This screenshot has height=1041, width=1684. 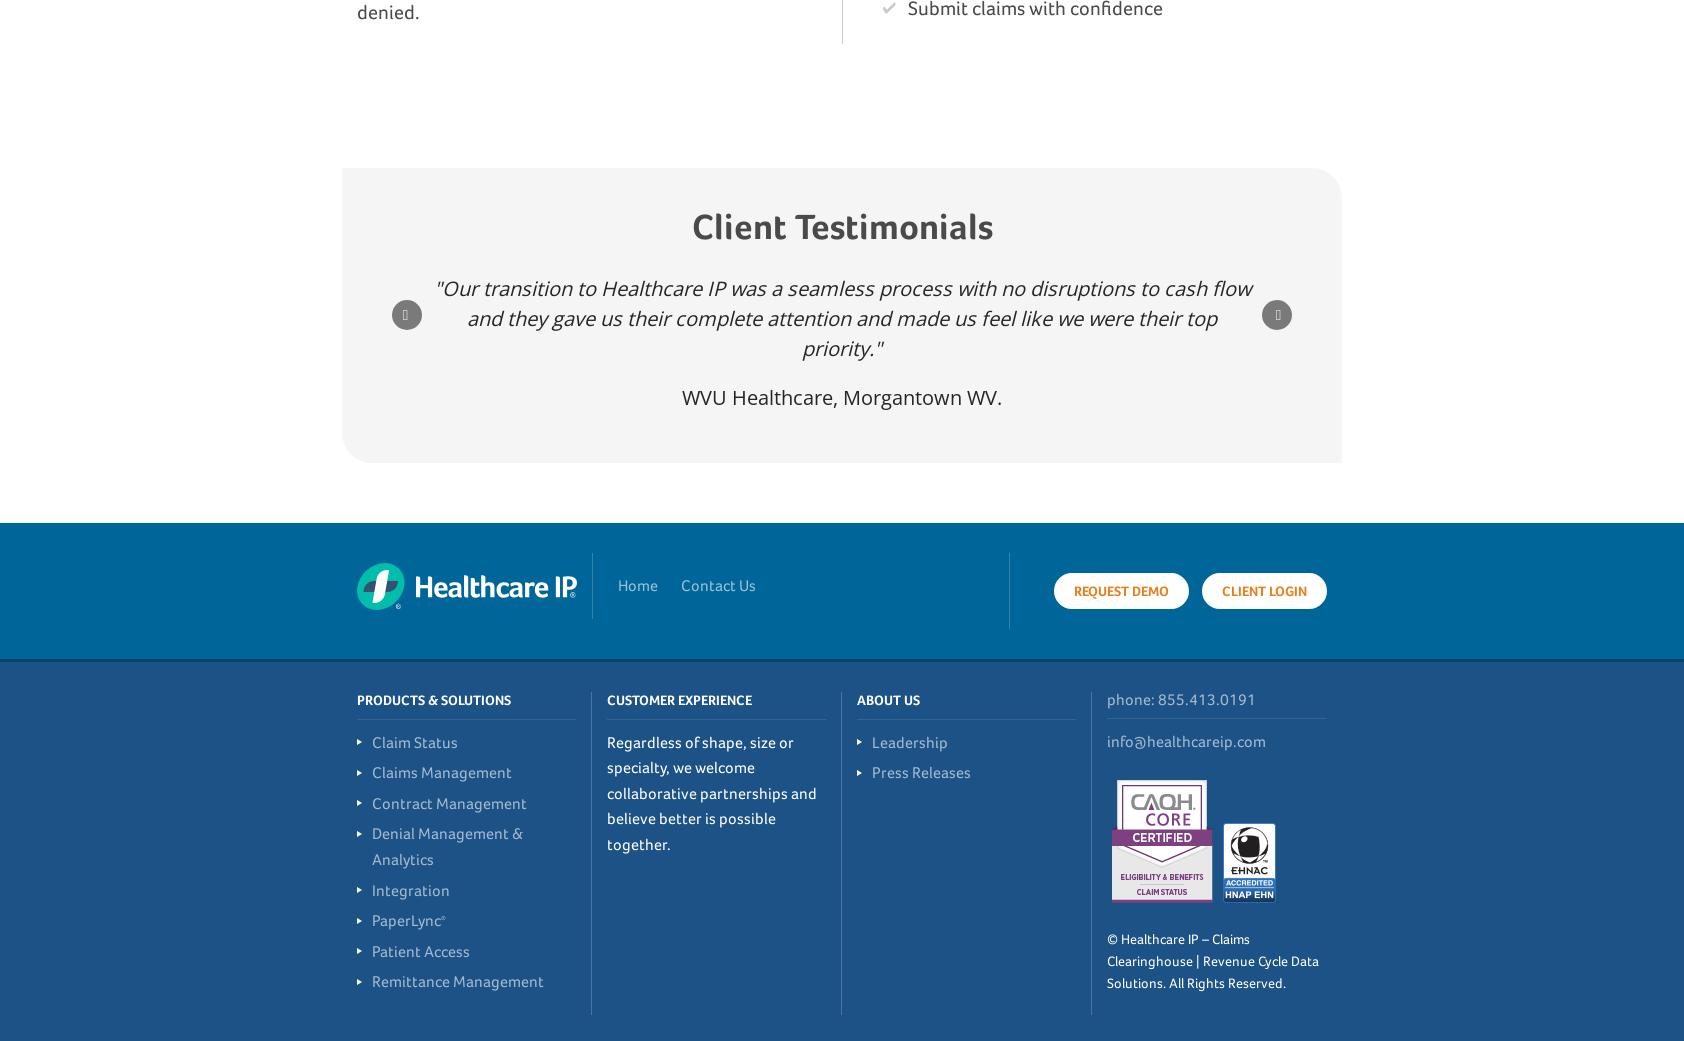 What do you see at coordinates (870, 741) in the screenshot?
I see `'Leadership'` at bounding box center [870, 741].